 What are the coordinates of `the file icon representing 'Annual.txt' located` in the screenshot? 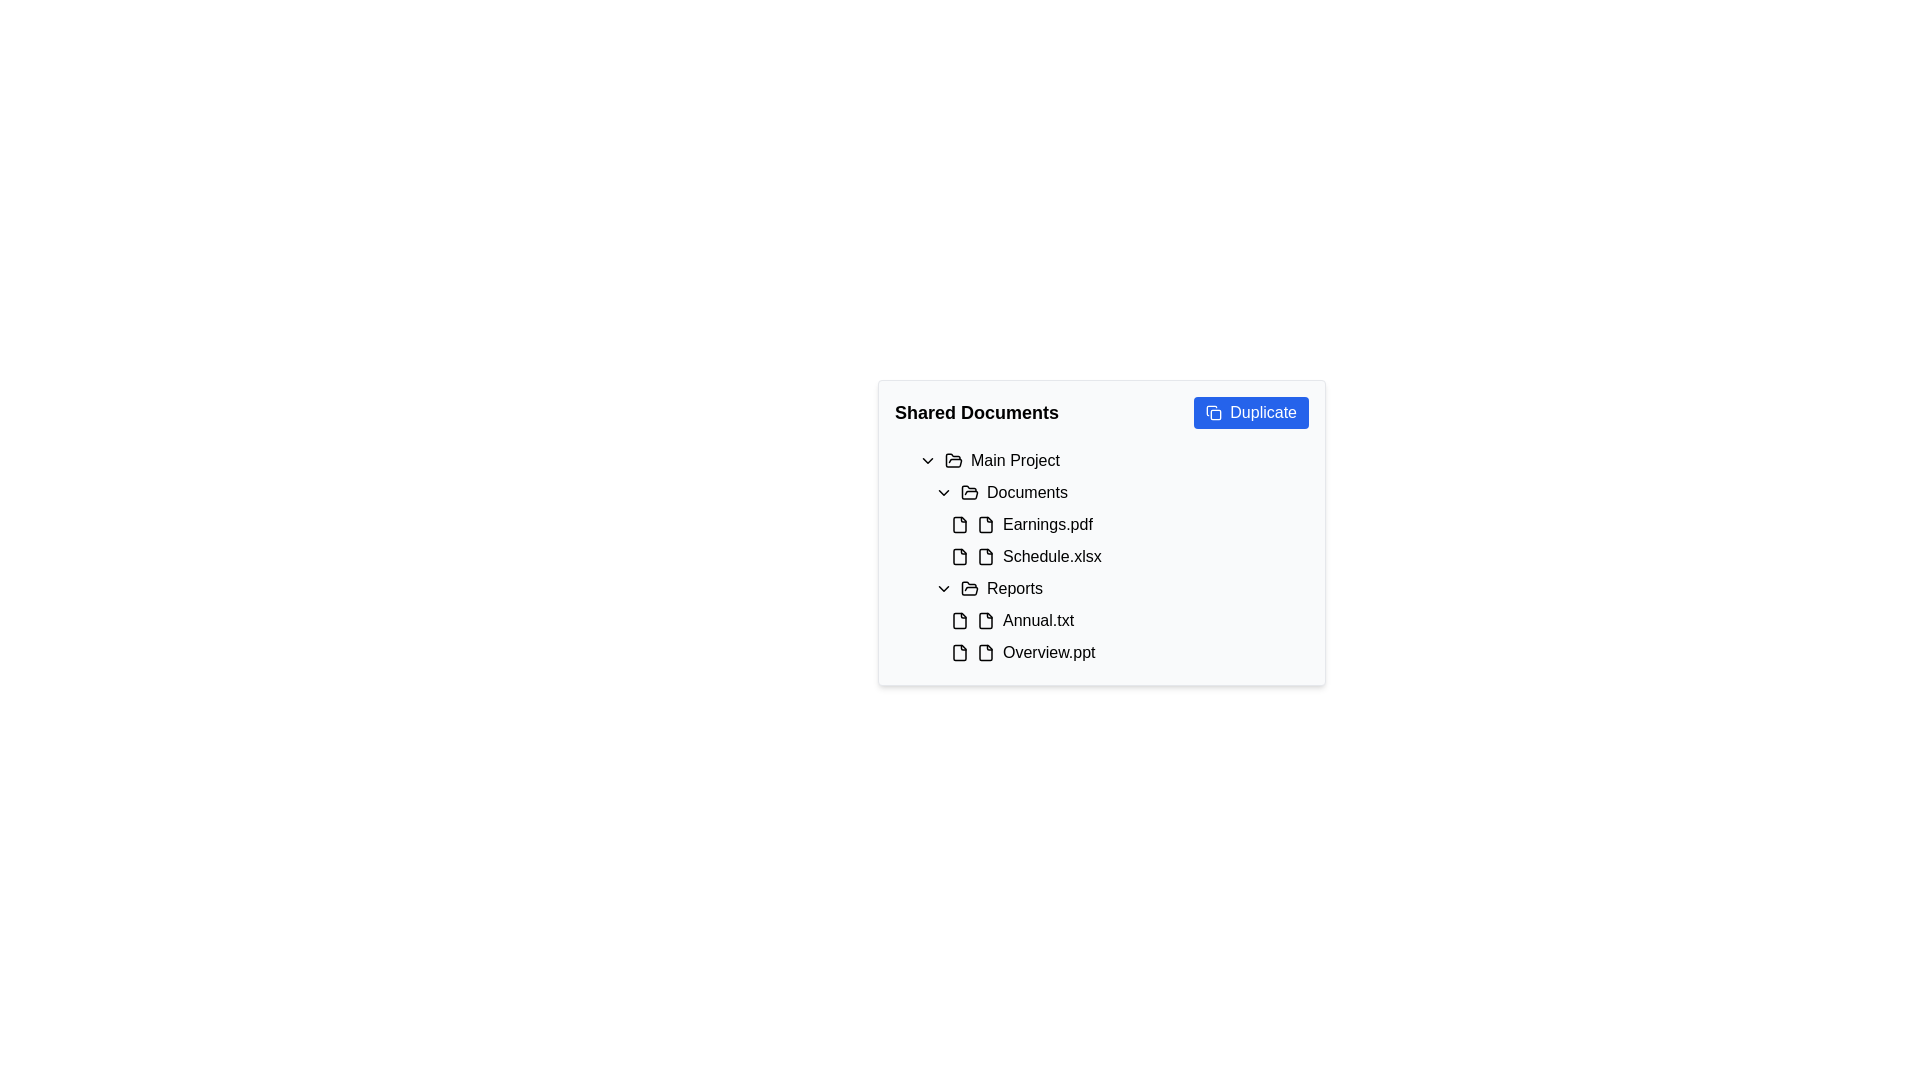 It's located at (985, 620).